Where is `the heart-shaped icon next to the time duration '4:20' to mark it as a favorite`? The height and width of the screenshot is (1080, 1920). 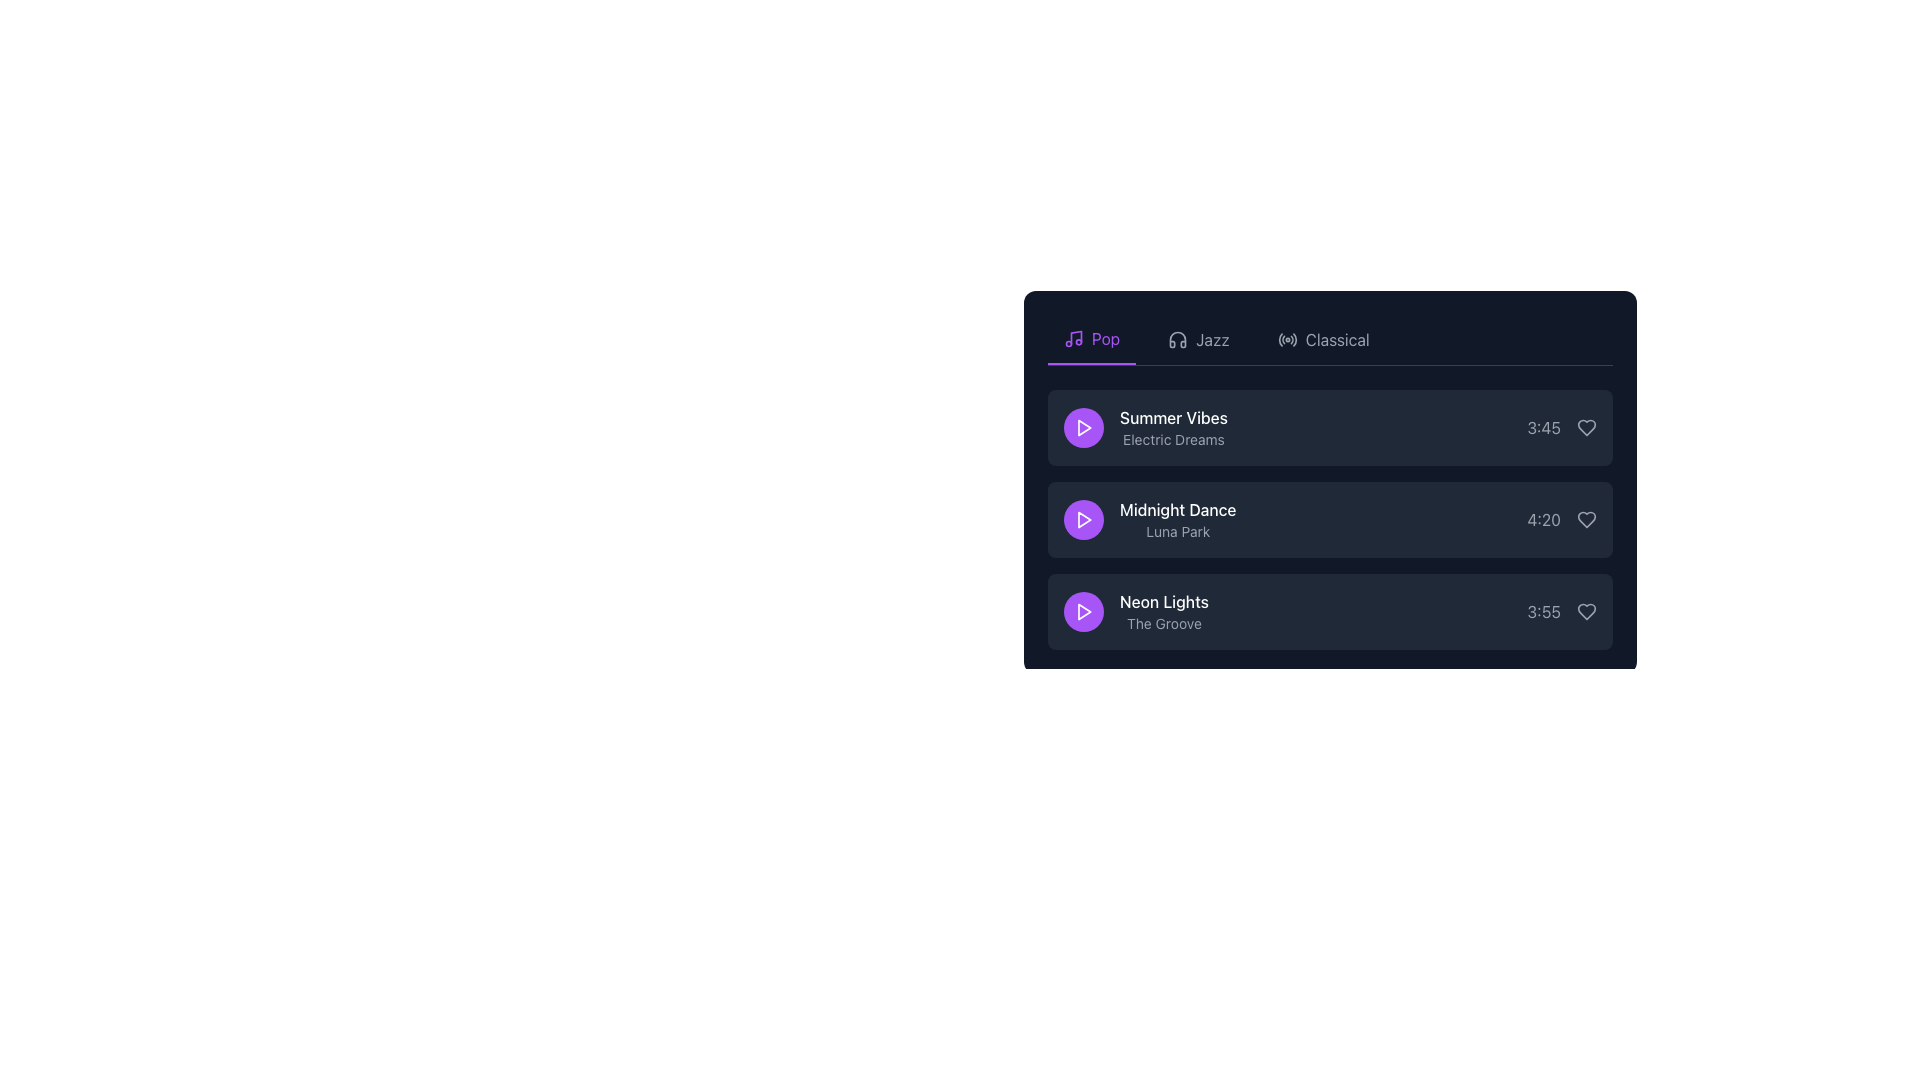 the heart-shaped icon next to the time duration '4:20' to mark it as a favorite is located at coordinates (1586, 519).